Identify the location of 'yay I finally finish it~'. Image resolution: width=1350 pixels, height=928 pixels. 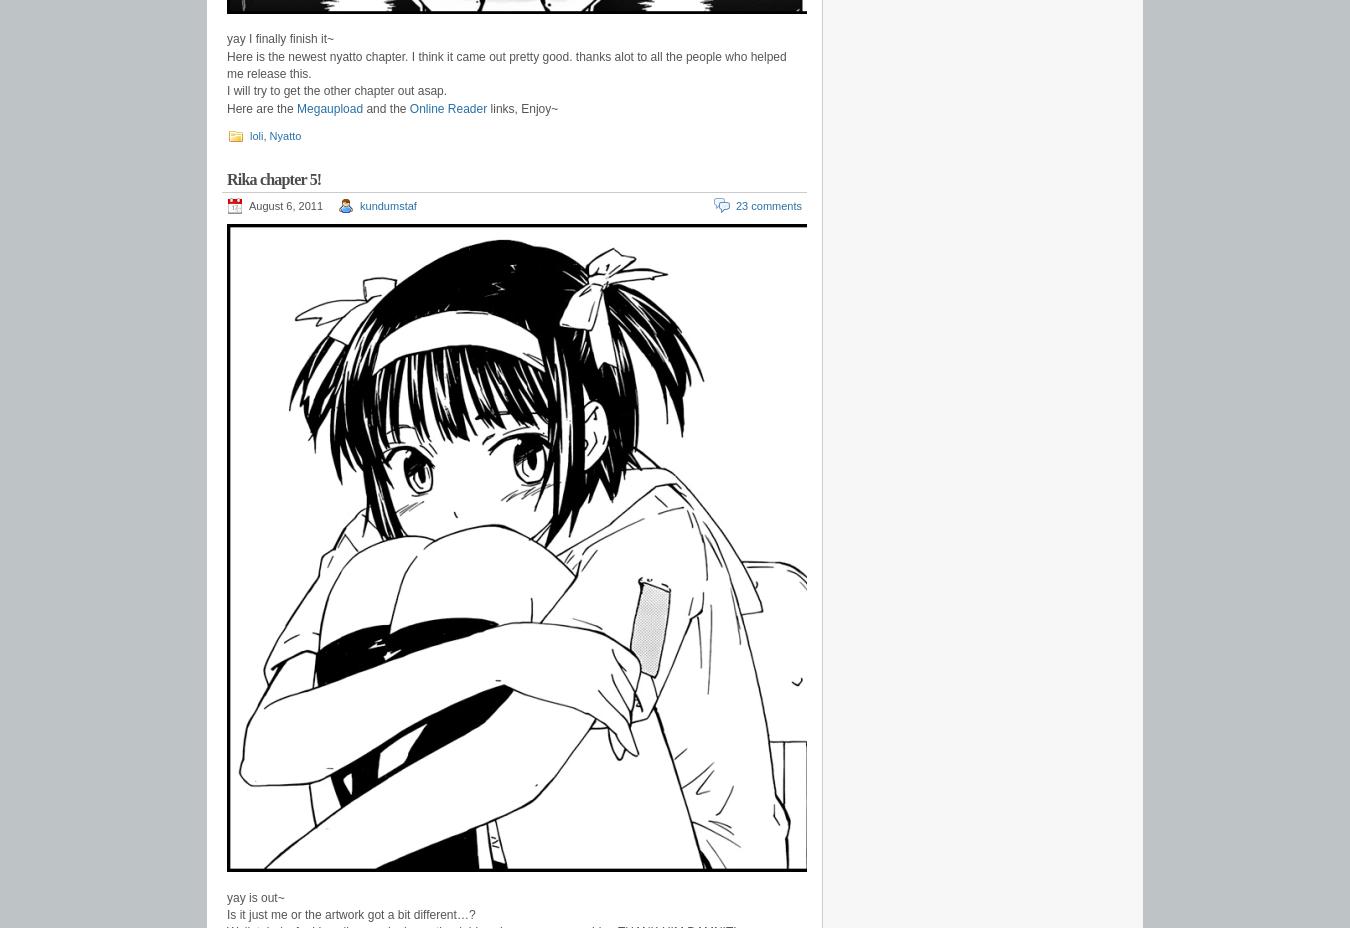
(279, 37).